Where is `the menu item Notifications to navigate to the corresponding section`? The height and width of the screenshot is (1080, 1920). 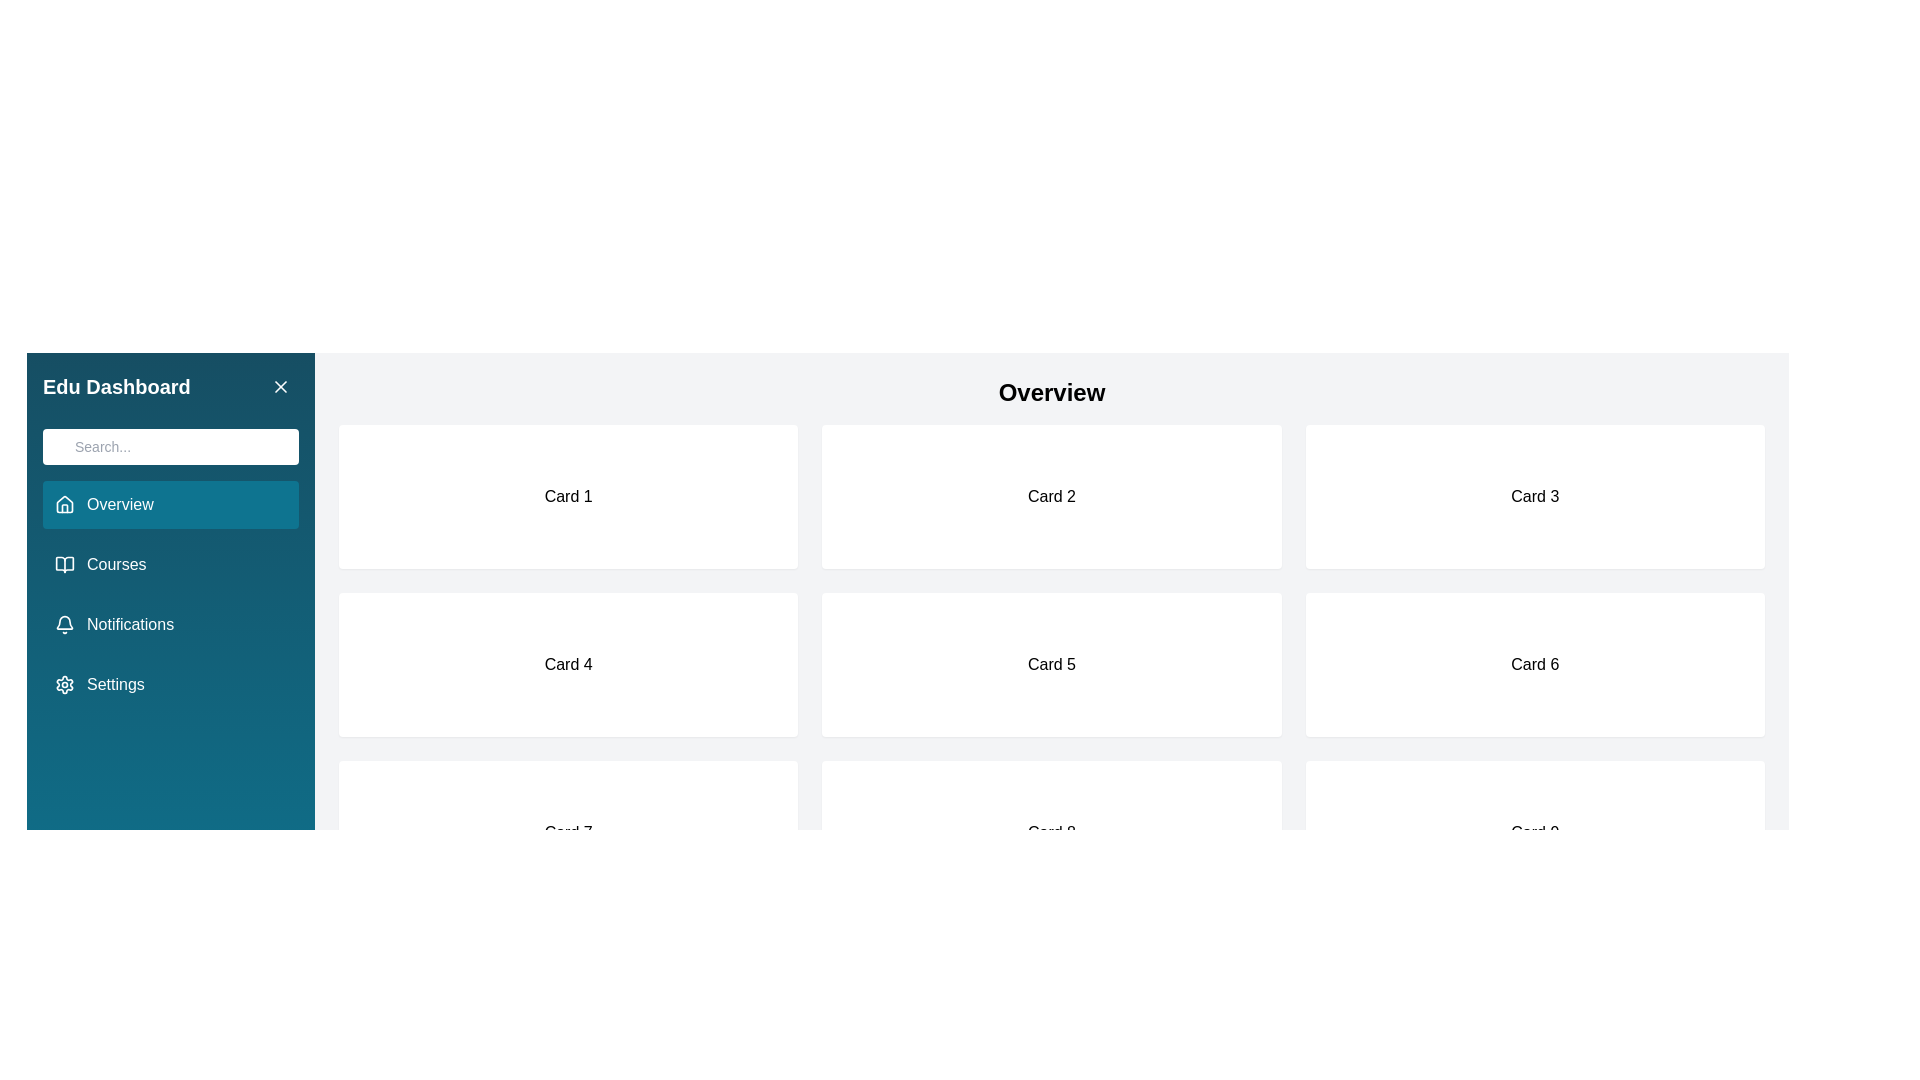
the menu item Notifications to navigate to the corresponding section is located at coordinates (171, 623).